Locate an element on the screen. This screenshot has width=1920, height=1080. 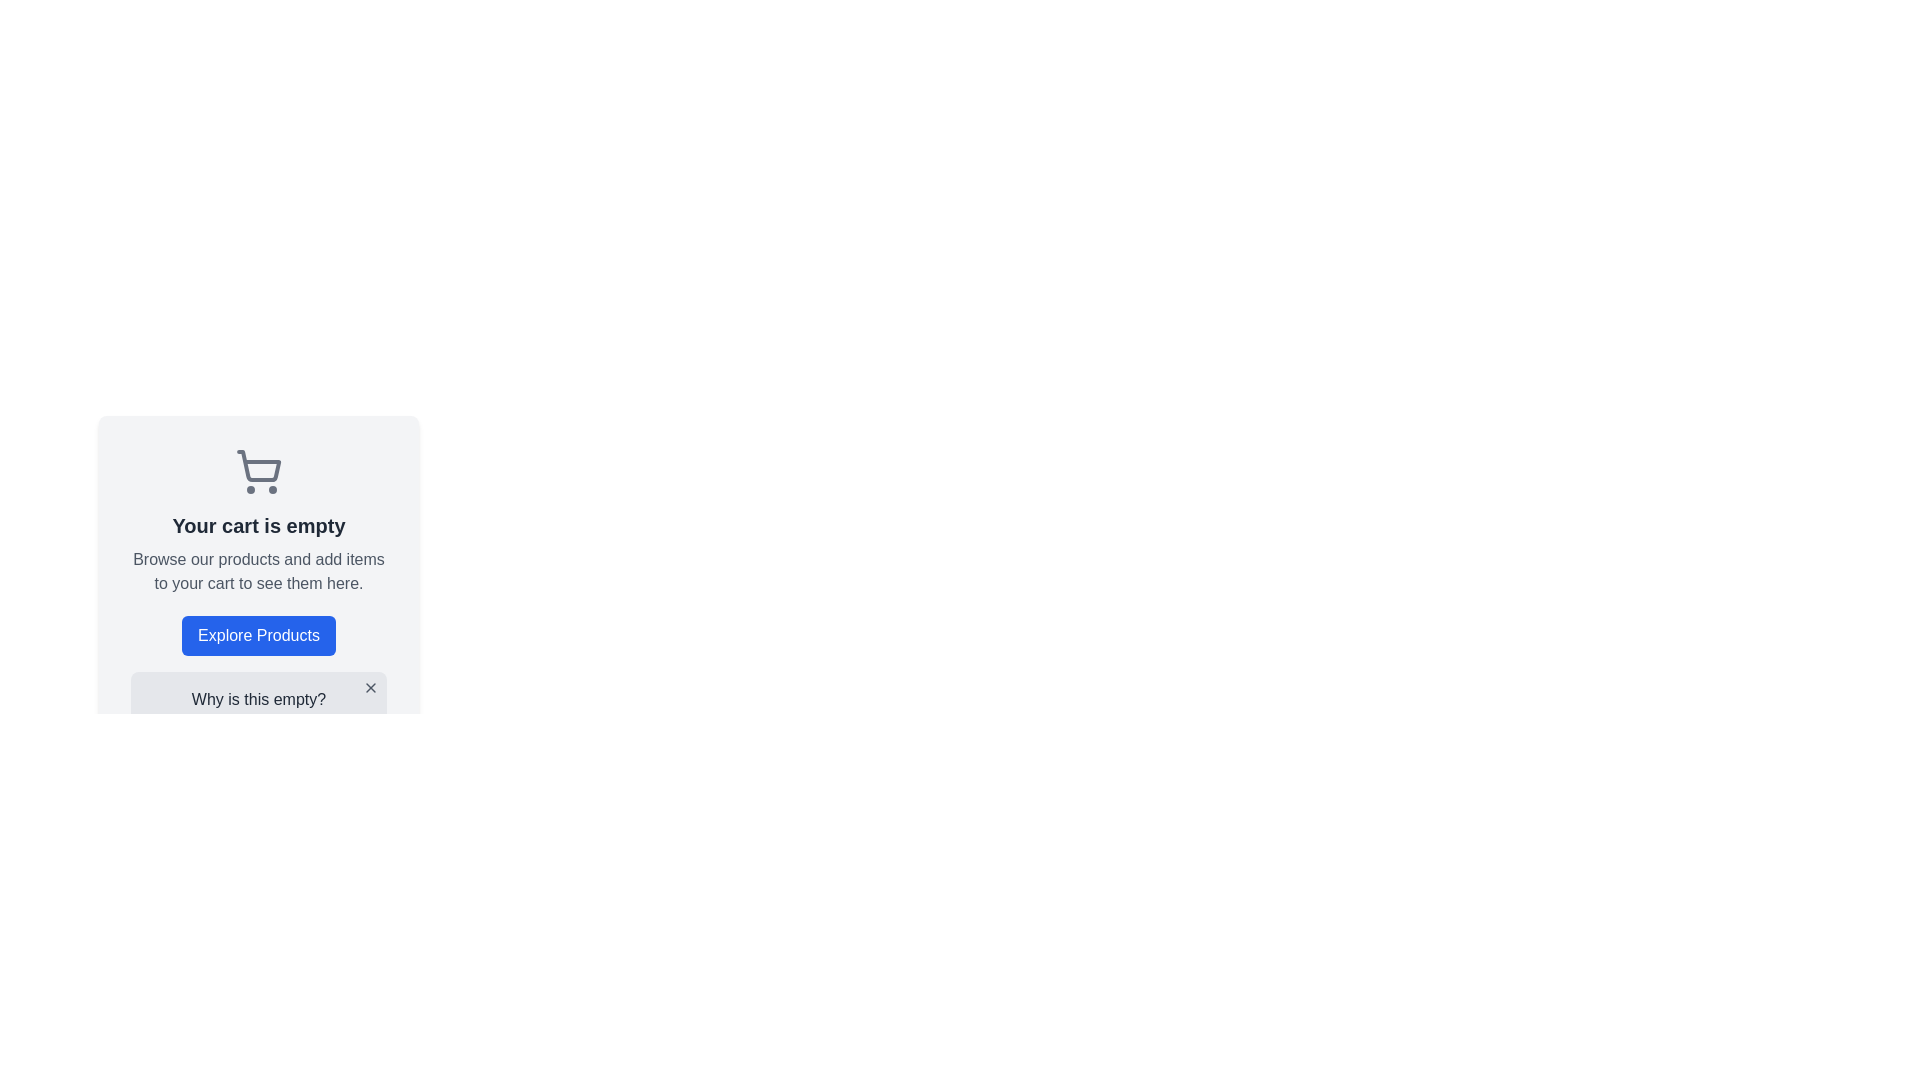
informational message box displaying the text 'Why is this empty?' and 'Your cart is empty because you have not added any items yet.' is located at coordinates (258, 720).